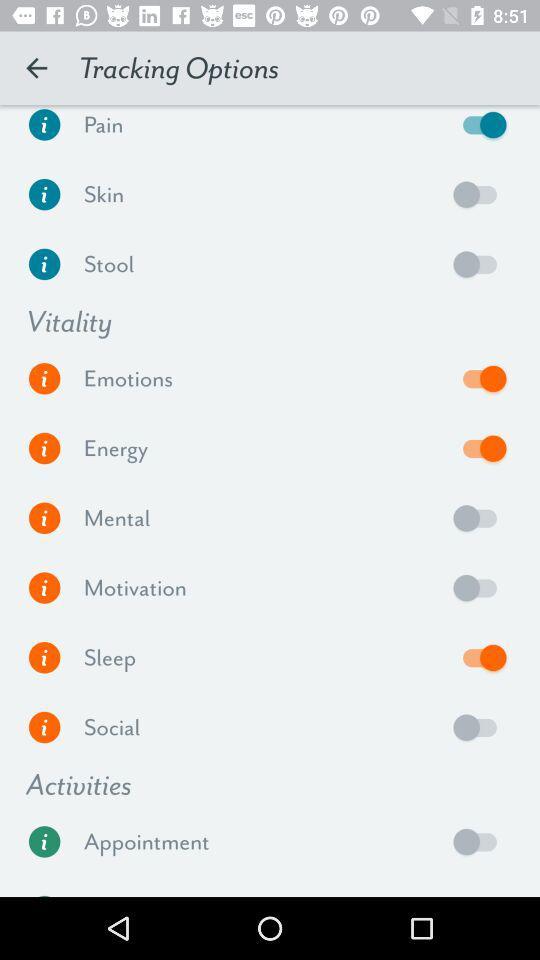  I want to click on go back, so click(479, 263).